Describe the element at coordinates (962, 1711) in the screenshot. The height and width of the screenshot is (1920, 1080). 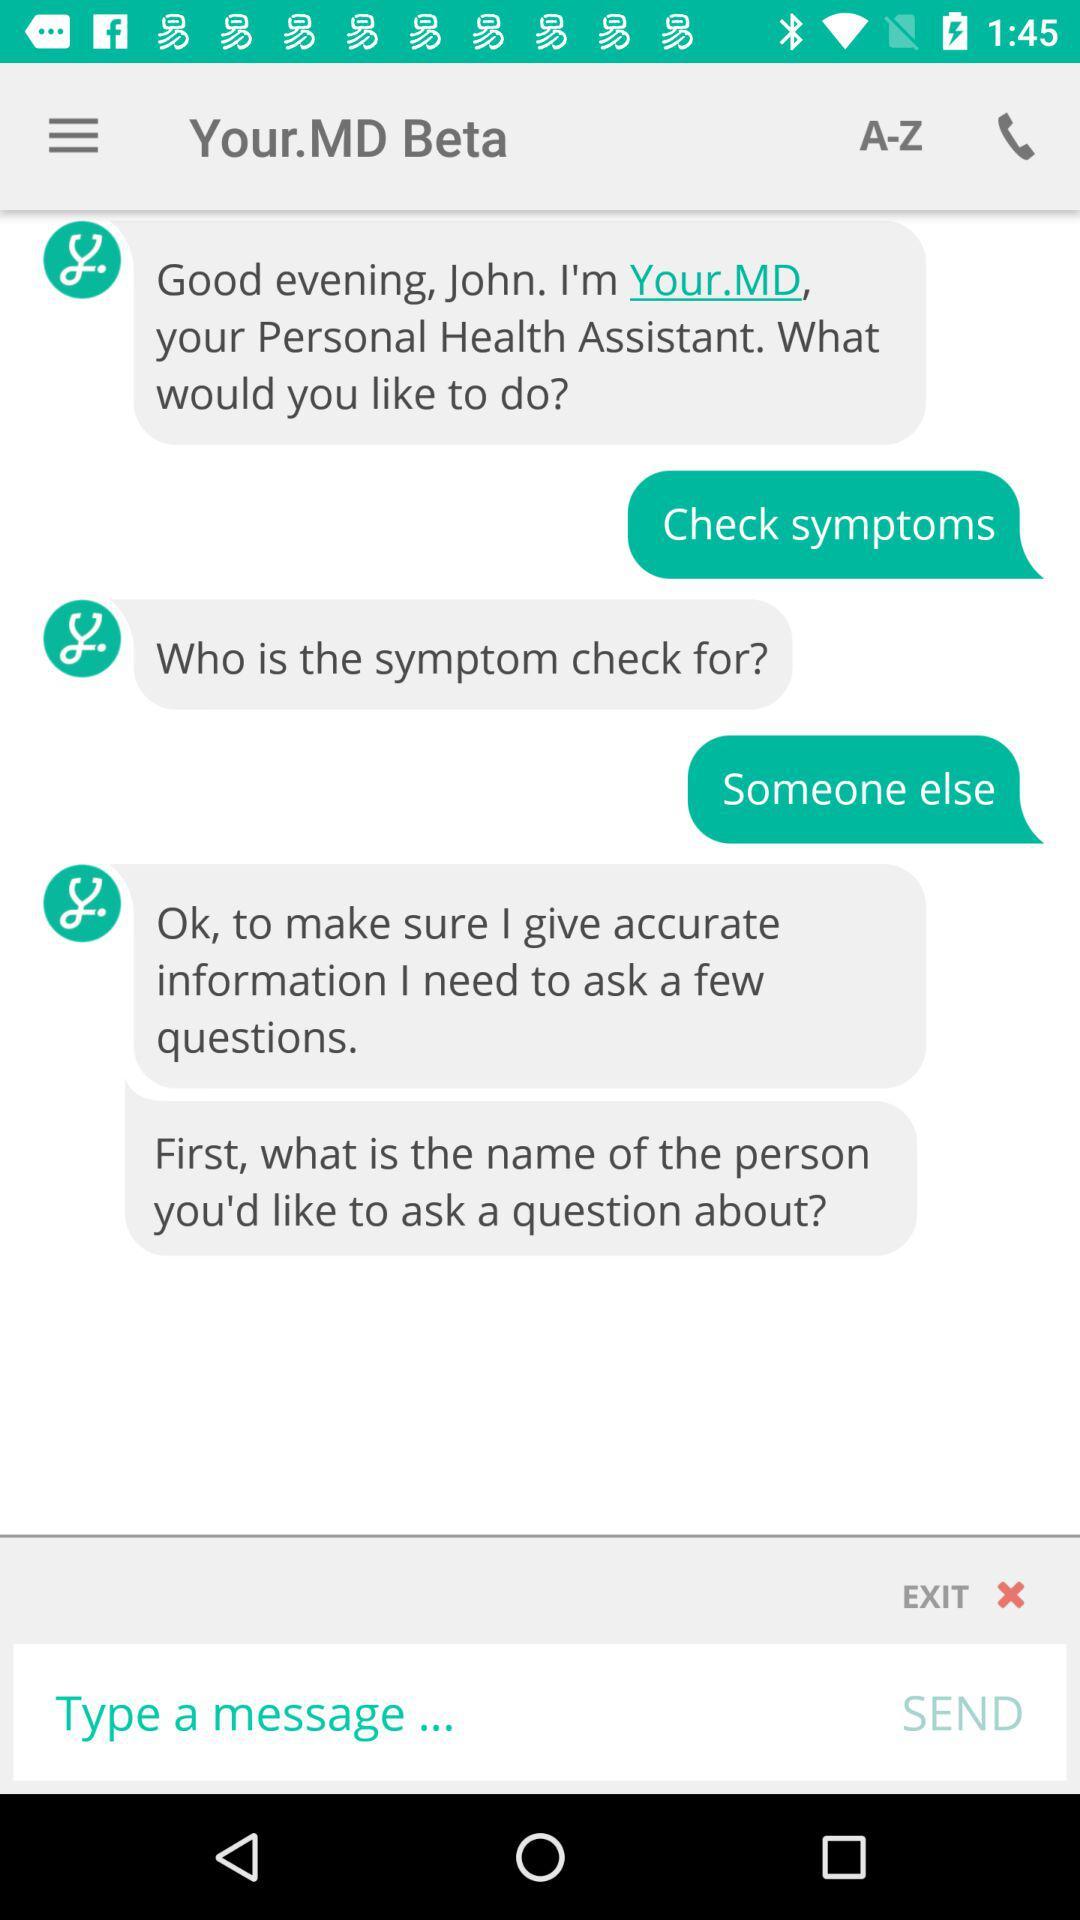
I see `send` at that location.